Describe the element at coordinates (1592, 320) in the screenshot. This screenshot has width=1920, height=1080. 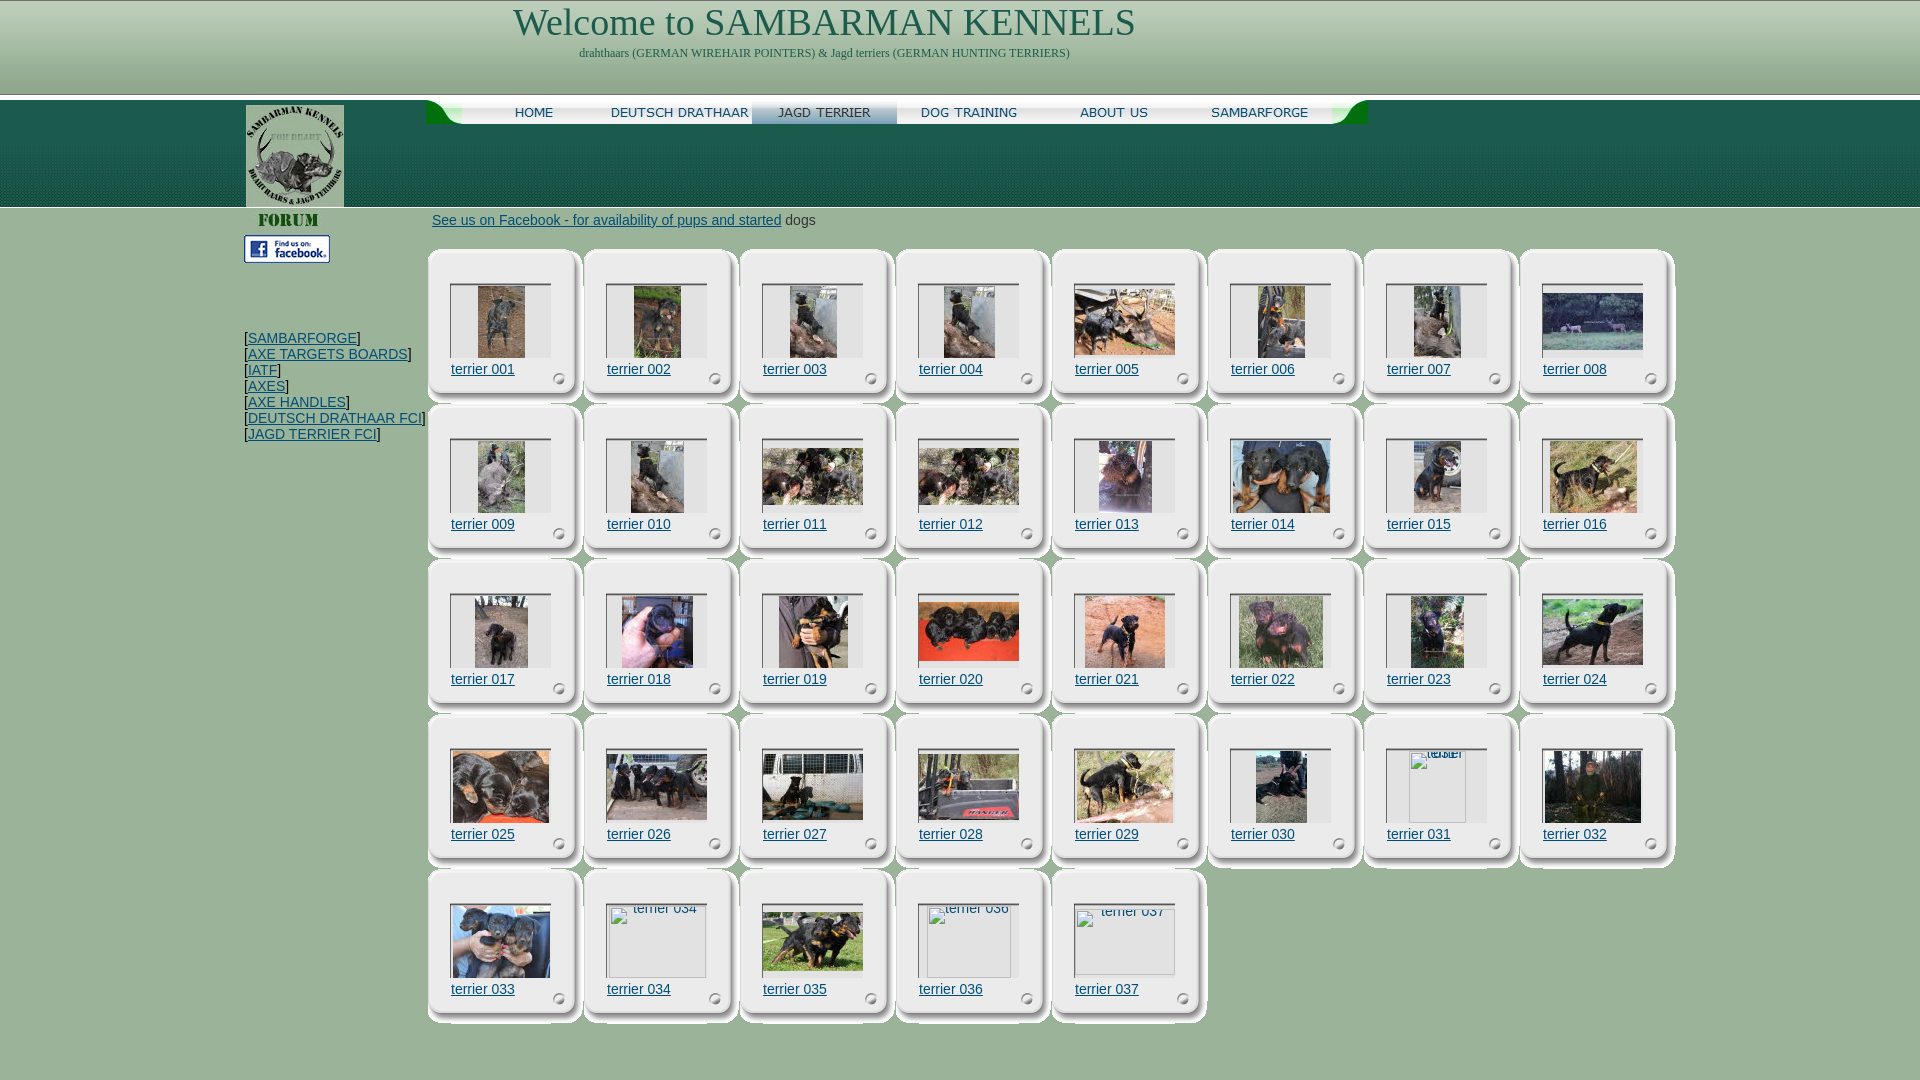
I see `'terrier 008'` at that location.